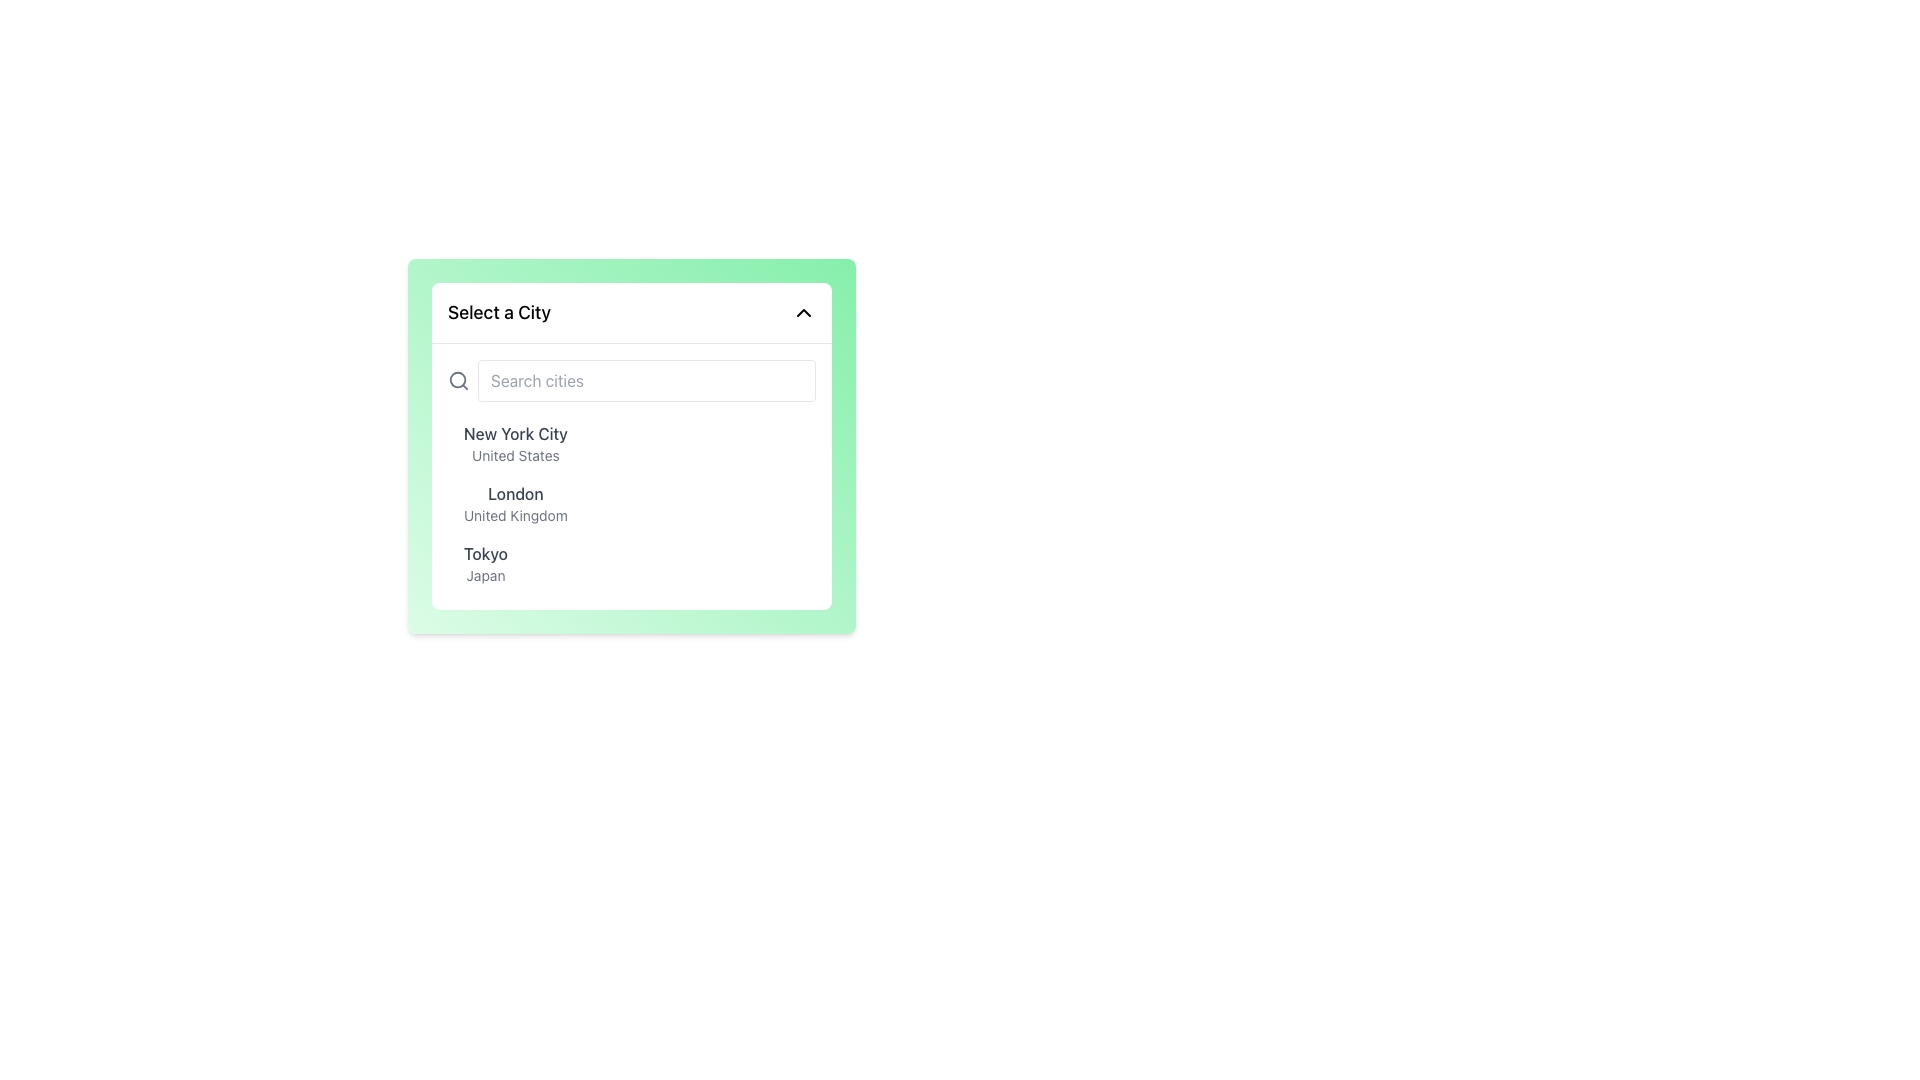  What do you see at coordinates (631, 312) in the screenshot?
I see `the Dropdown Toggle labeled 'Select a City' to interact with it` at bounding box center [631, 312].